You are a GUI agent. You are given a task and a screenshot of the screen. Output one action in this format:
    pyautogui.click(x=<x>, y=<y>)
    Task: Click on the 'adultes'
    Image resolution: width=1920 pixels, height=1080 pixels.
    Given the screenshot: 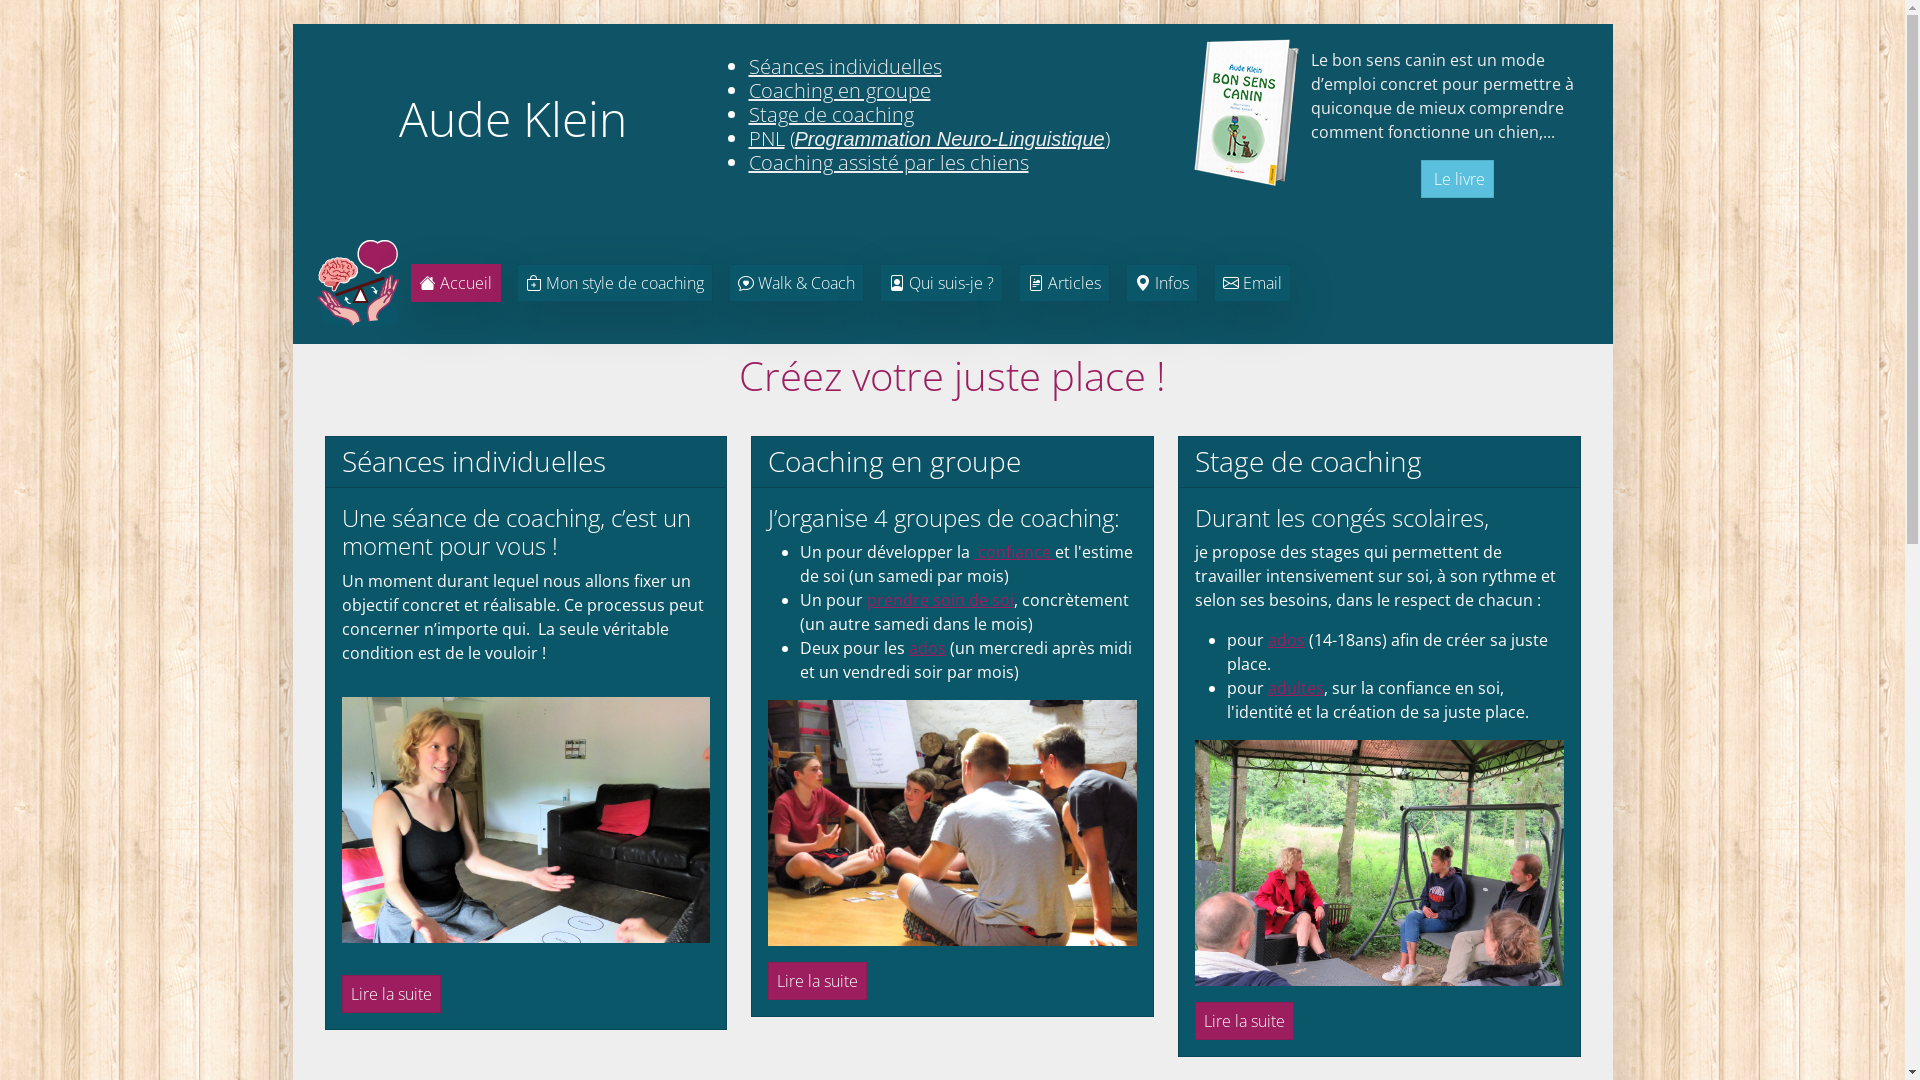 What is the action you would take?
    pyautogui.click(x=1296, y=686)
    